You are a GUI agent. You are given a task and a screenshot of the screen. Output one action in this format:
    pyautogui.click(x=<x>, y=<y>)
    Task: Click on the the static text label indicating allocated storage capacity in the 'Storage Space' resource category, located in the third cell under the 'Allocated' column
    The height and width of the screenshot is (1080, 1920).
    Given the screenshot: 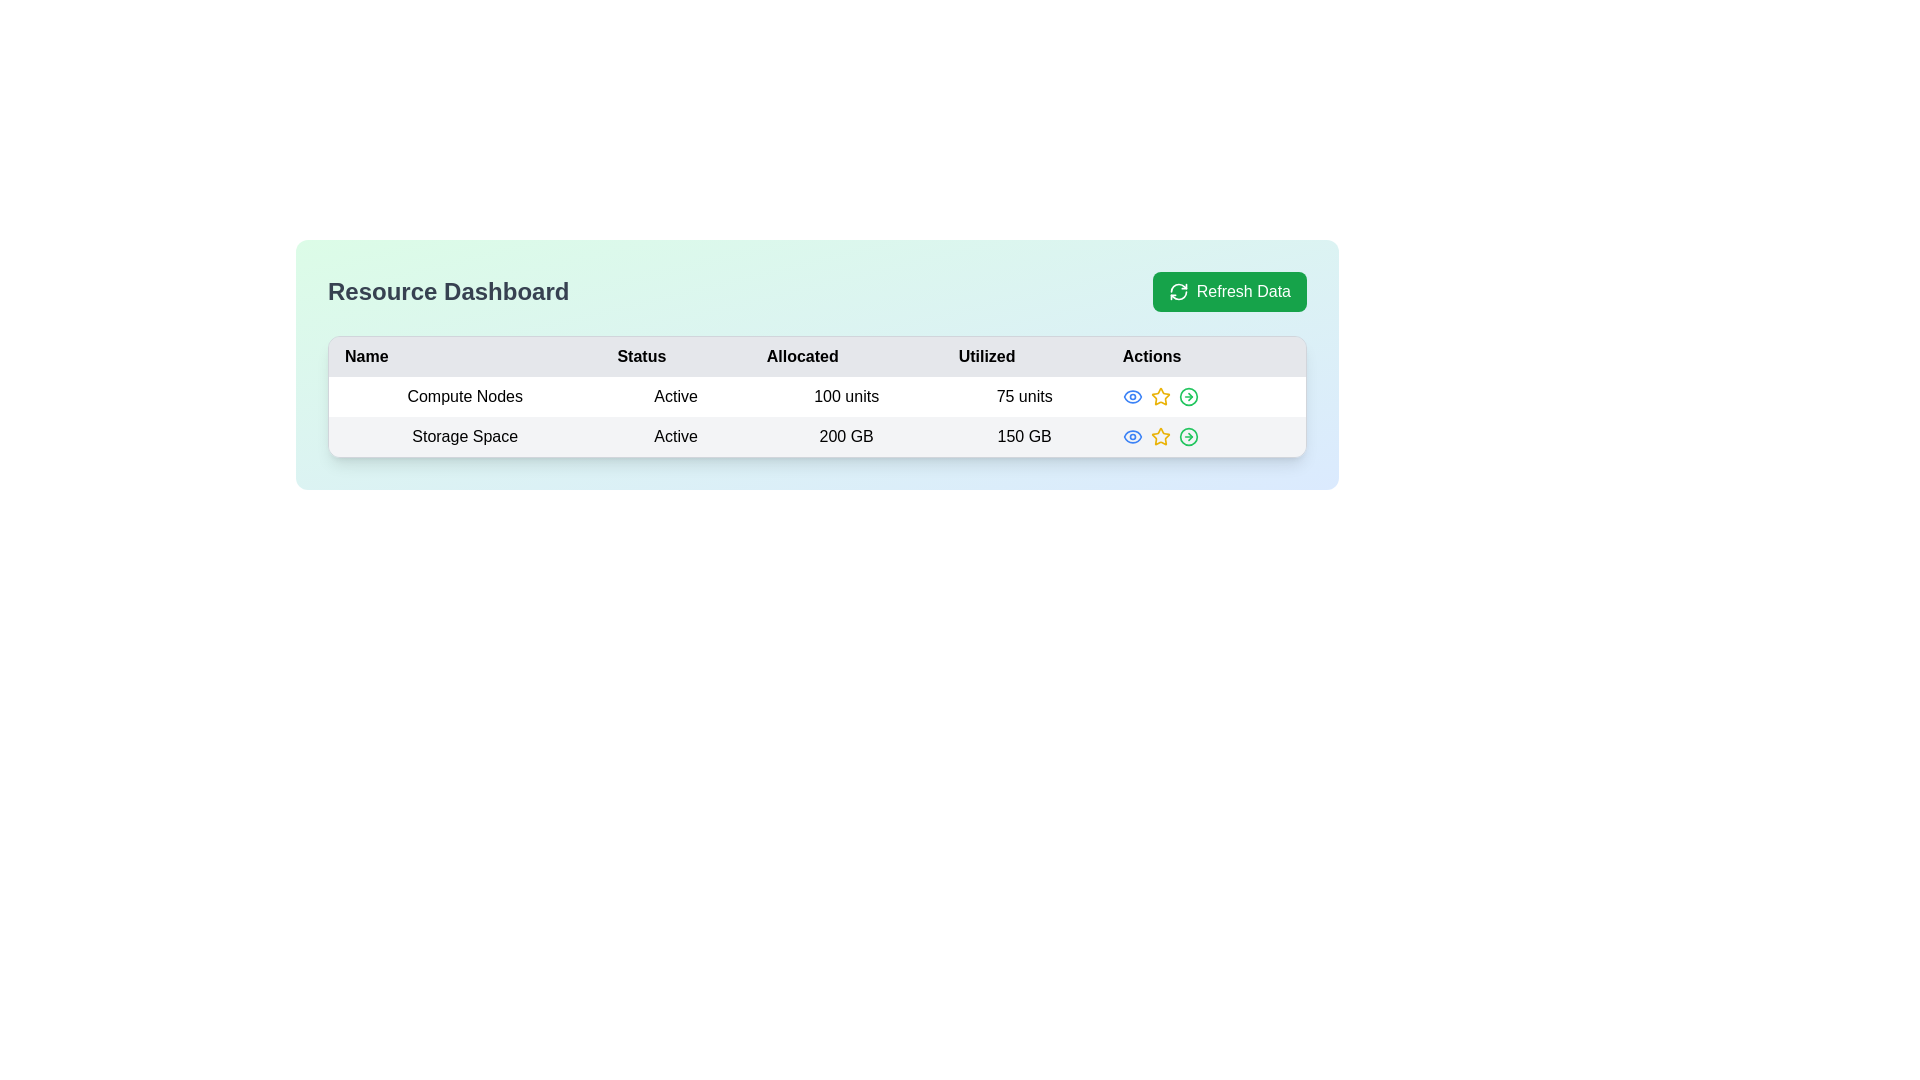 What is the action you would take?
    pyautogui.click(x=846, y=435)
    